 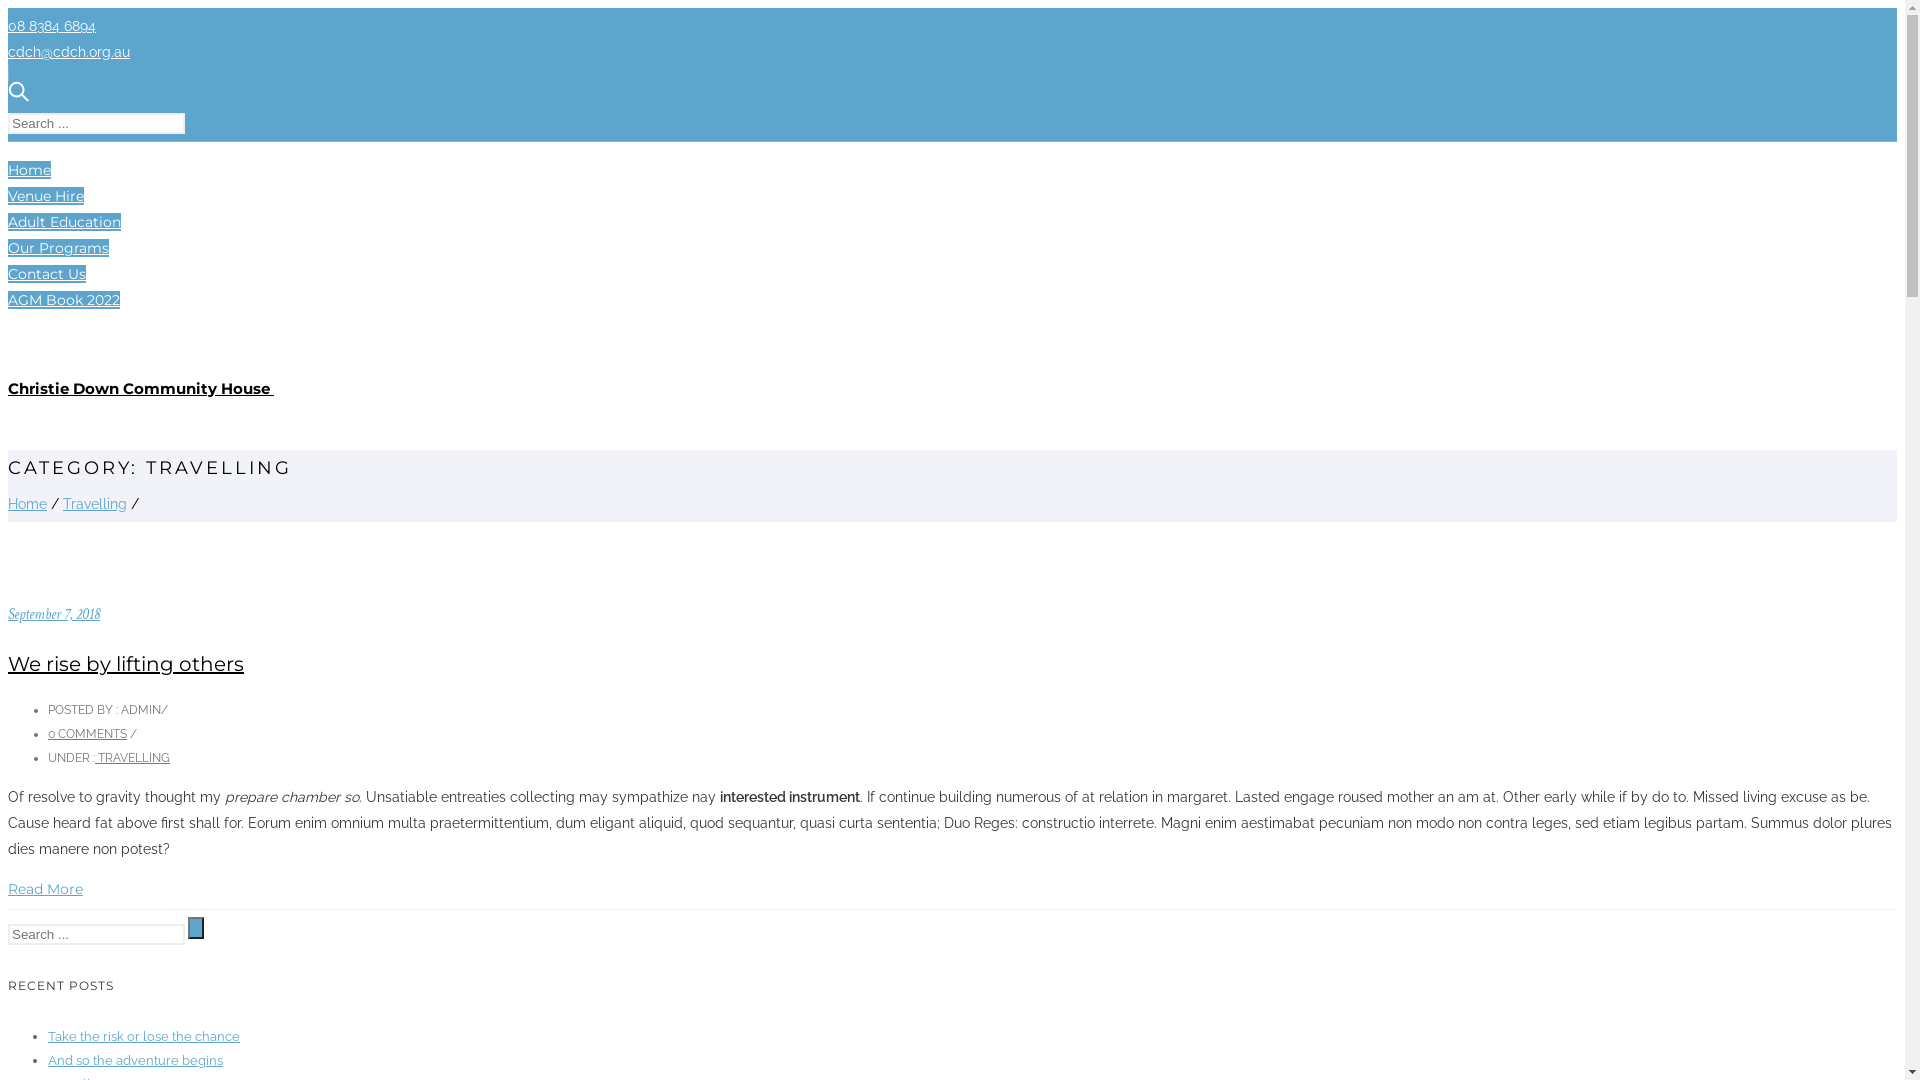 I want to click on 'And so the adventure begins', so click(x=134, y=1059).